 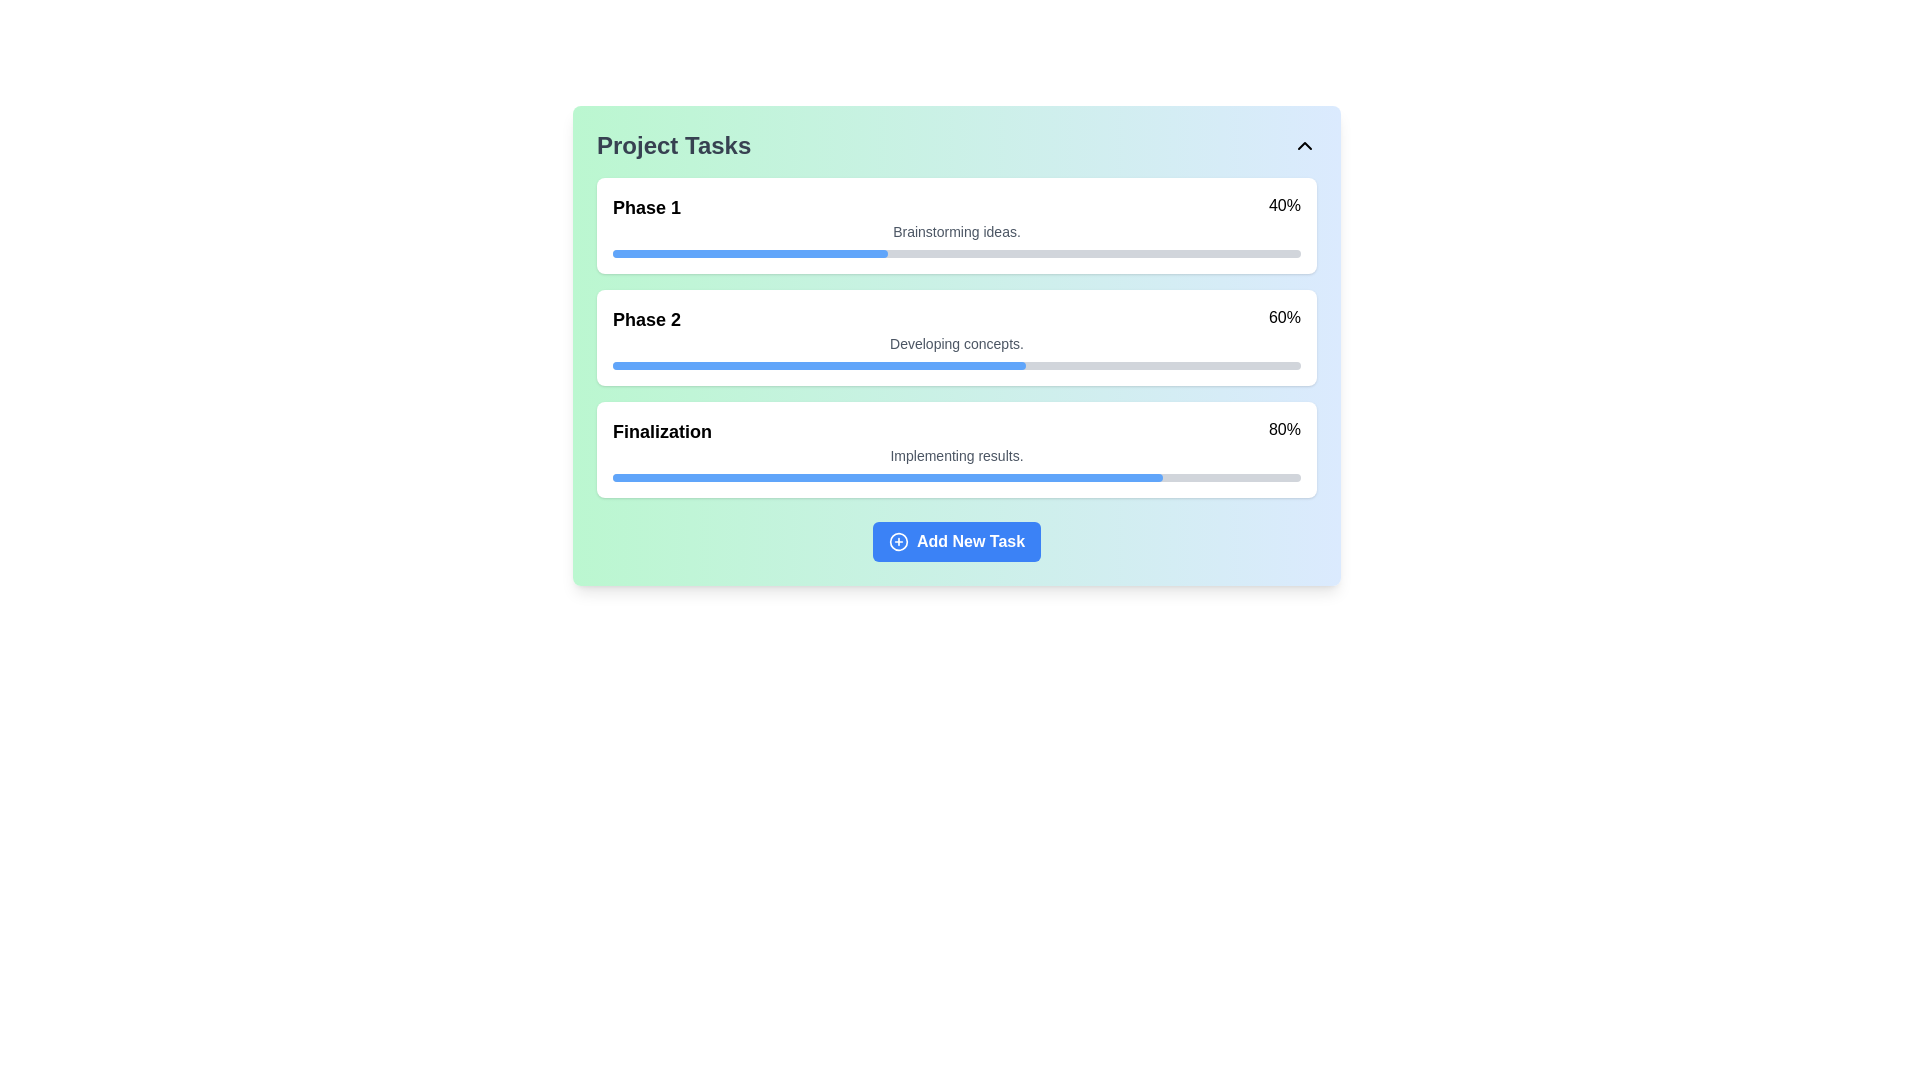 I want to click on the text label displaying 'Developing concepts.' which is a small, gray font aligned under 'Phase 2' and '60%' within a rounded rectangle card in the 'Project Tasks' section, so click(x=955, y=342).